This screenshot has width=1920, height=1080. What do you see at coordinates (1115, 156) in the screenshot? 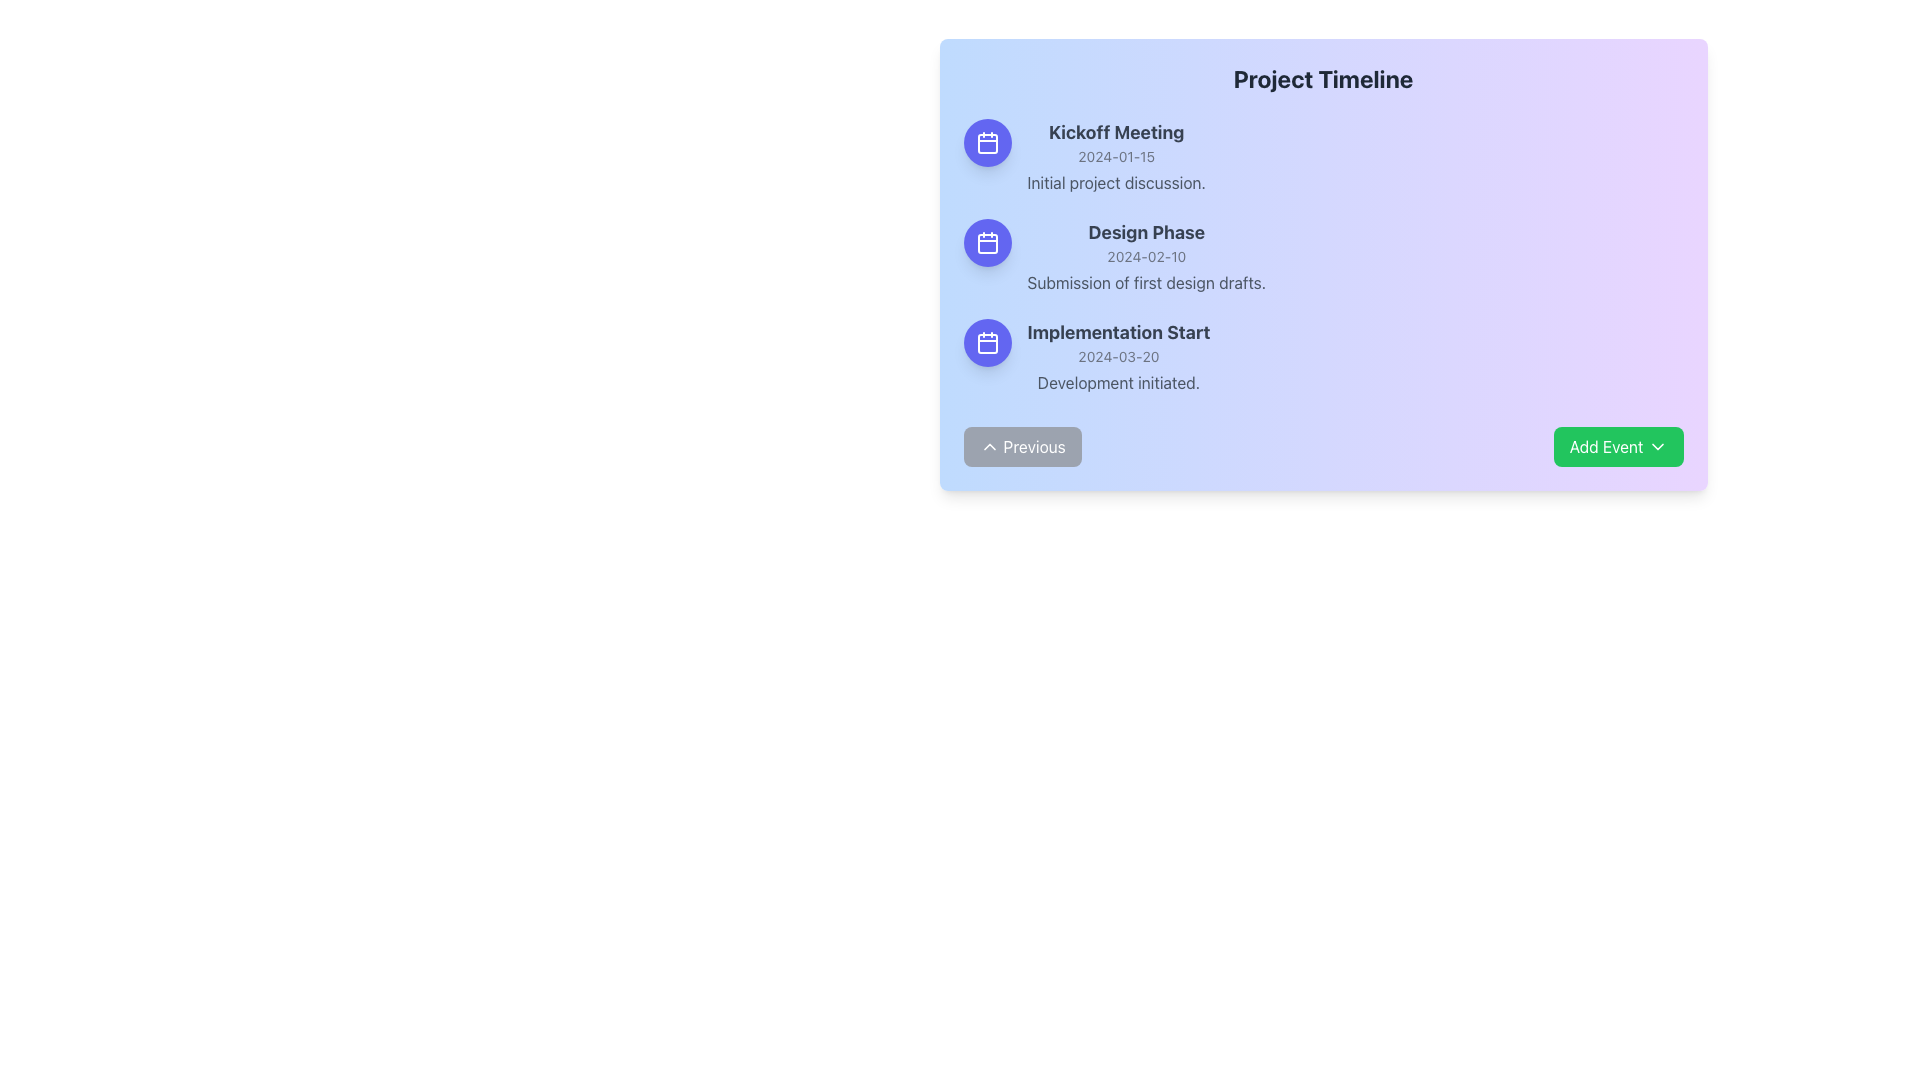
I see `details from the 'Kickoff Meeting' text block, which includes the title, date, and description, positioned in the top-left section of the card under the 'Project Timeline' heading` at bounding box center [1115, 156].